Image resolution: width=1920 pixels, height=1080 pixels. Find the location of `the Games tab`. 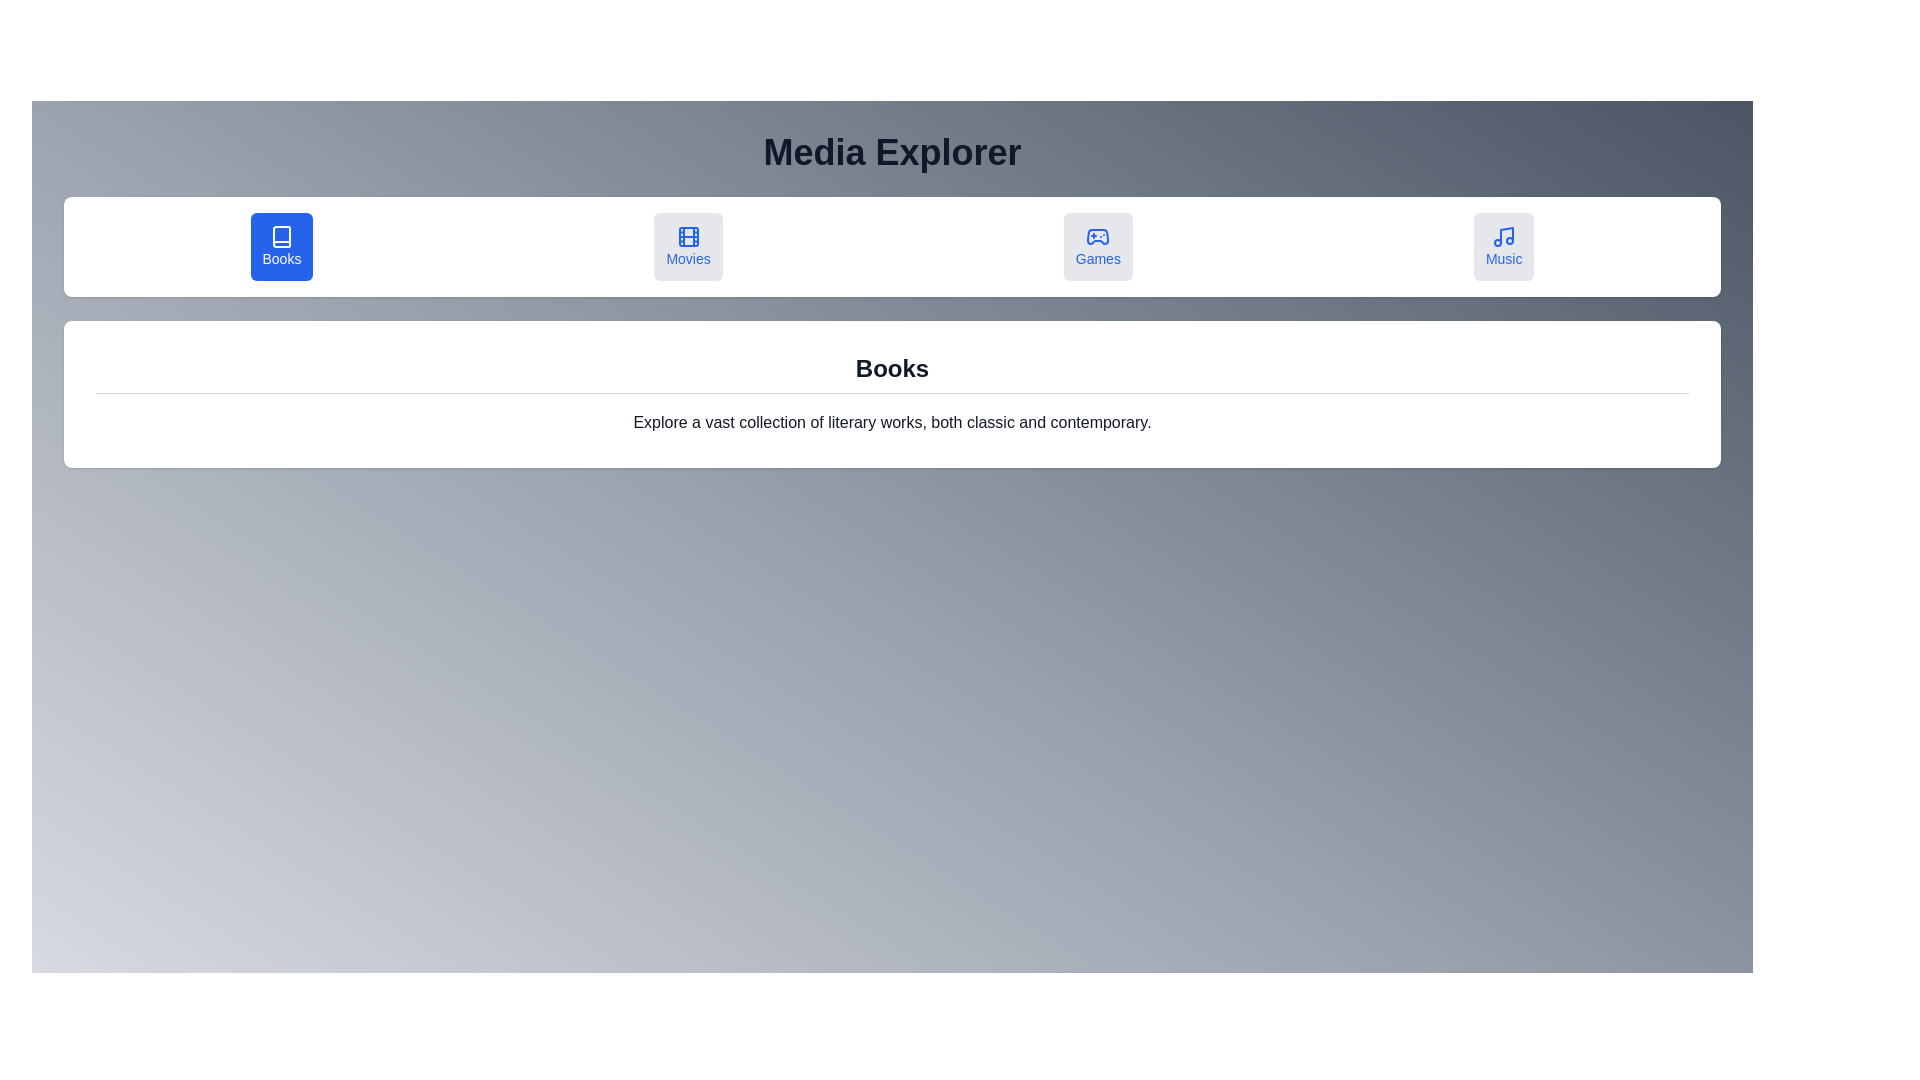

the Games tab is located at coordinates (1097, 245).